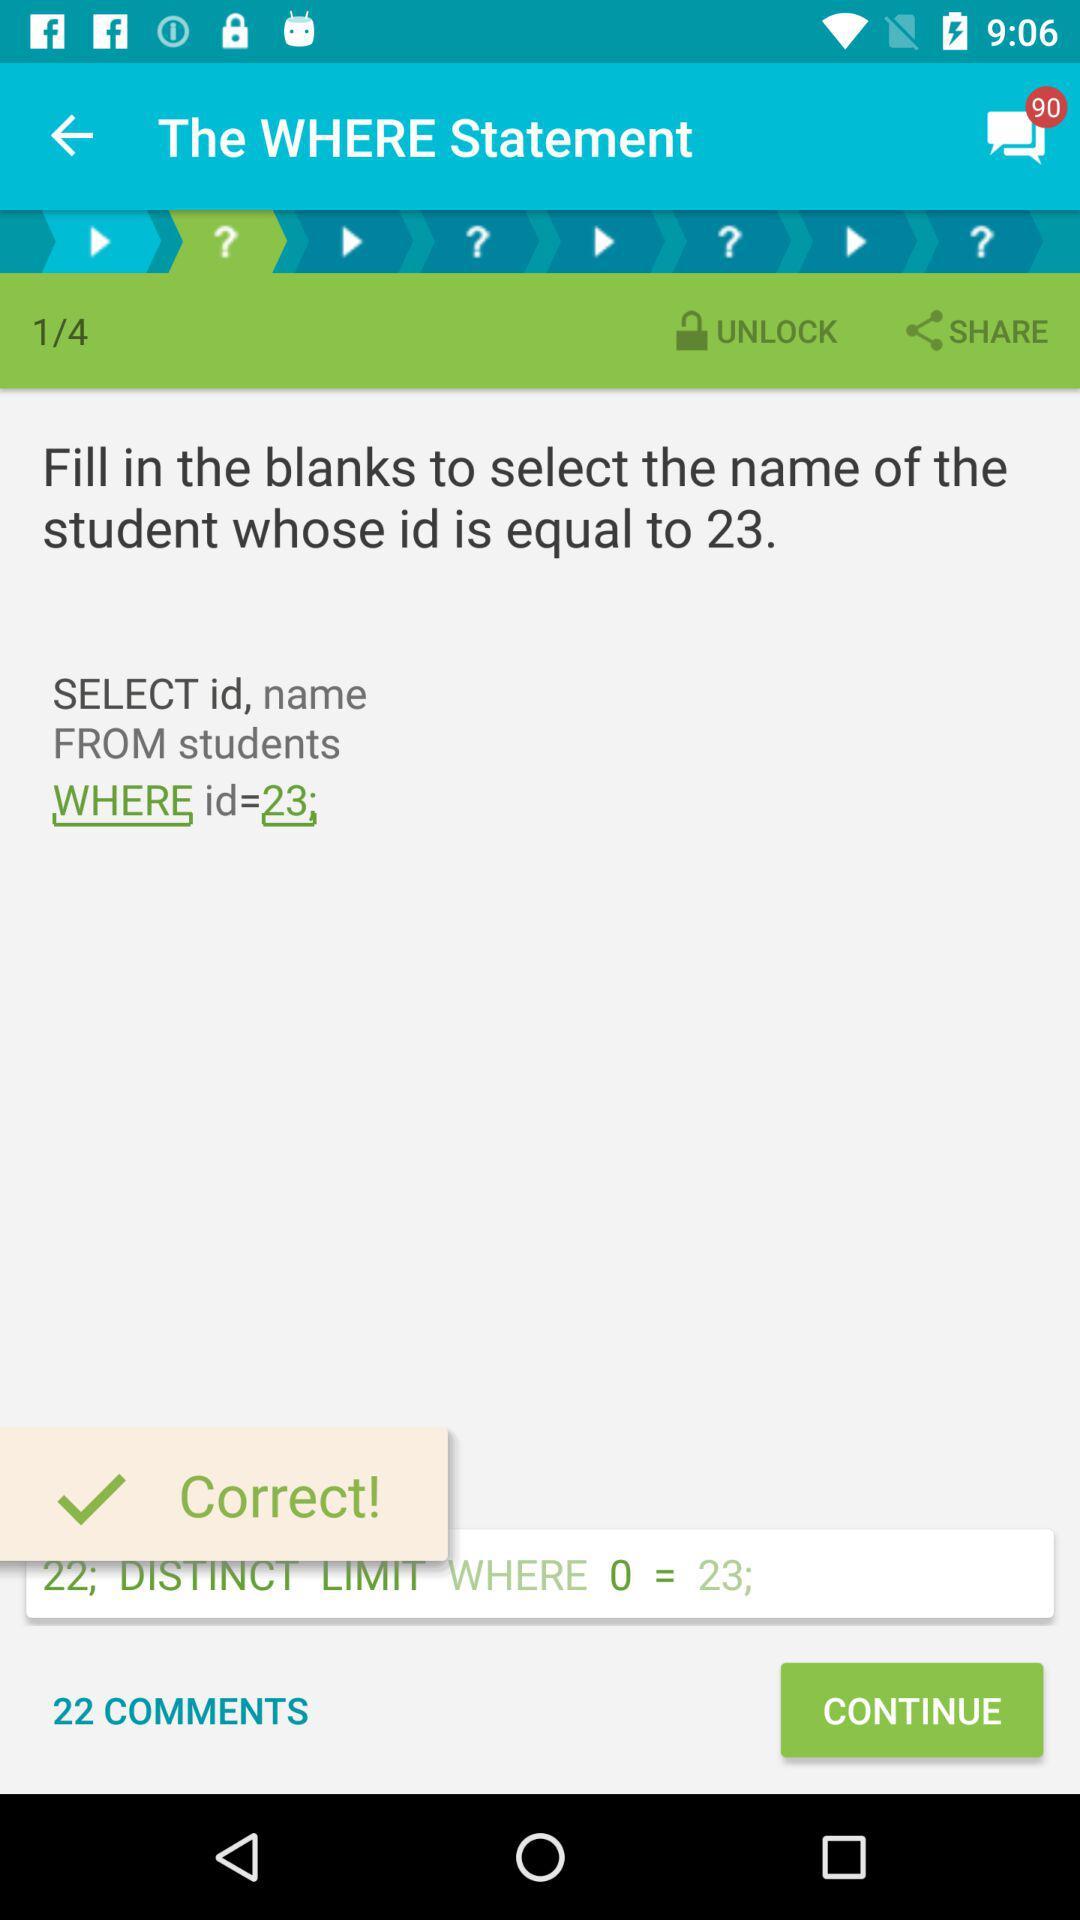 The image size is (1080, 1920). Describe the element at coordinates (979, 240) in the screenshot. I see `the help icon` at that location.